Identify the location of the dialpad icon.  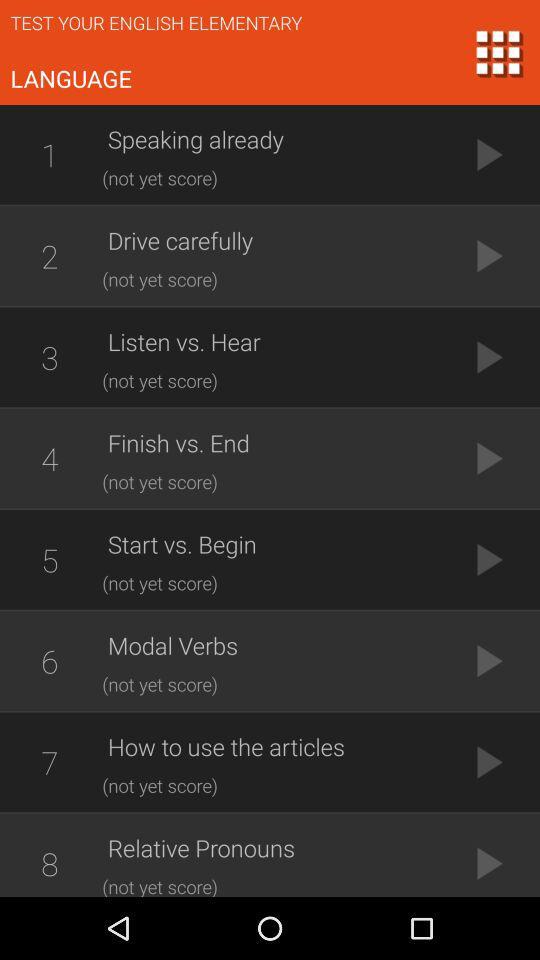
(496, 51).